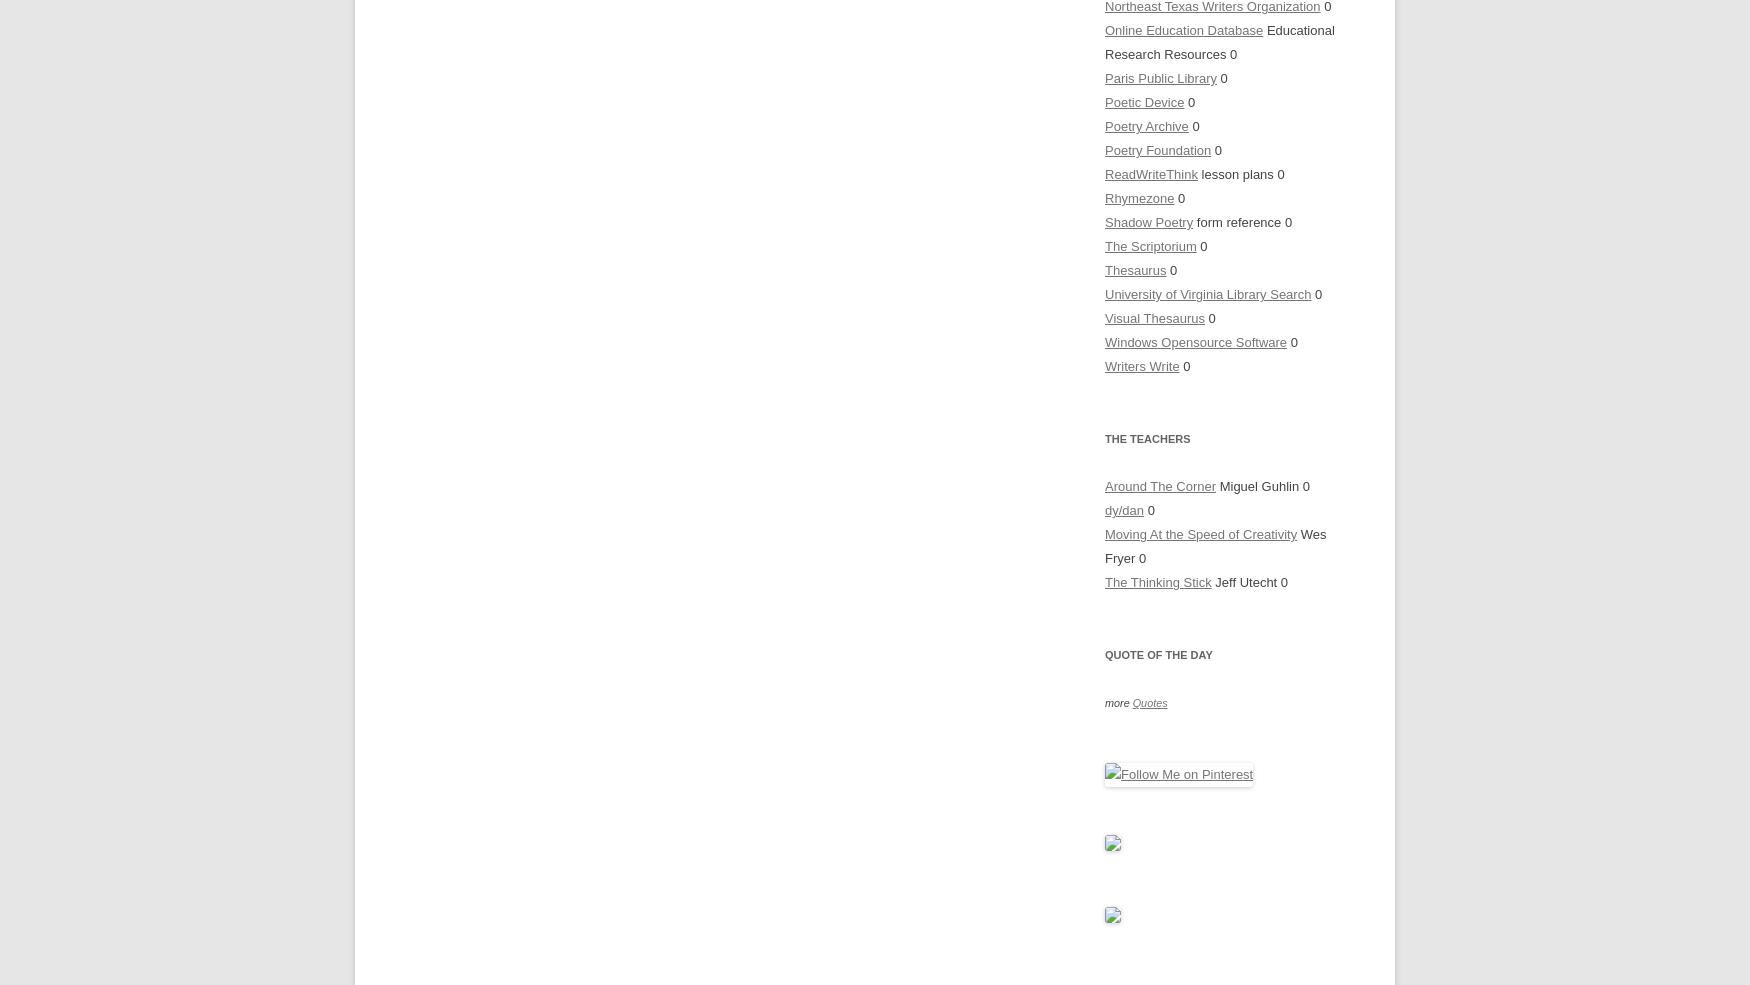  Describe the element at coordinates (1141, 366) in the screenshot. I see `'Writers Write'` at that location.